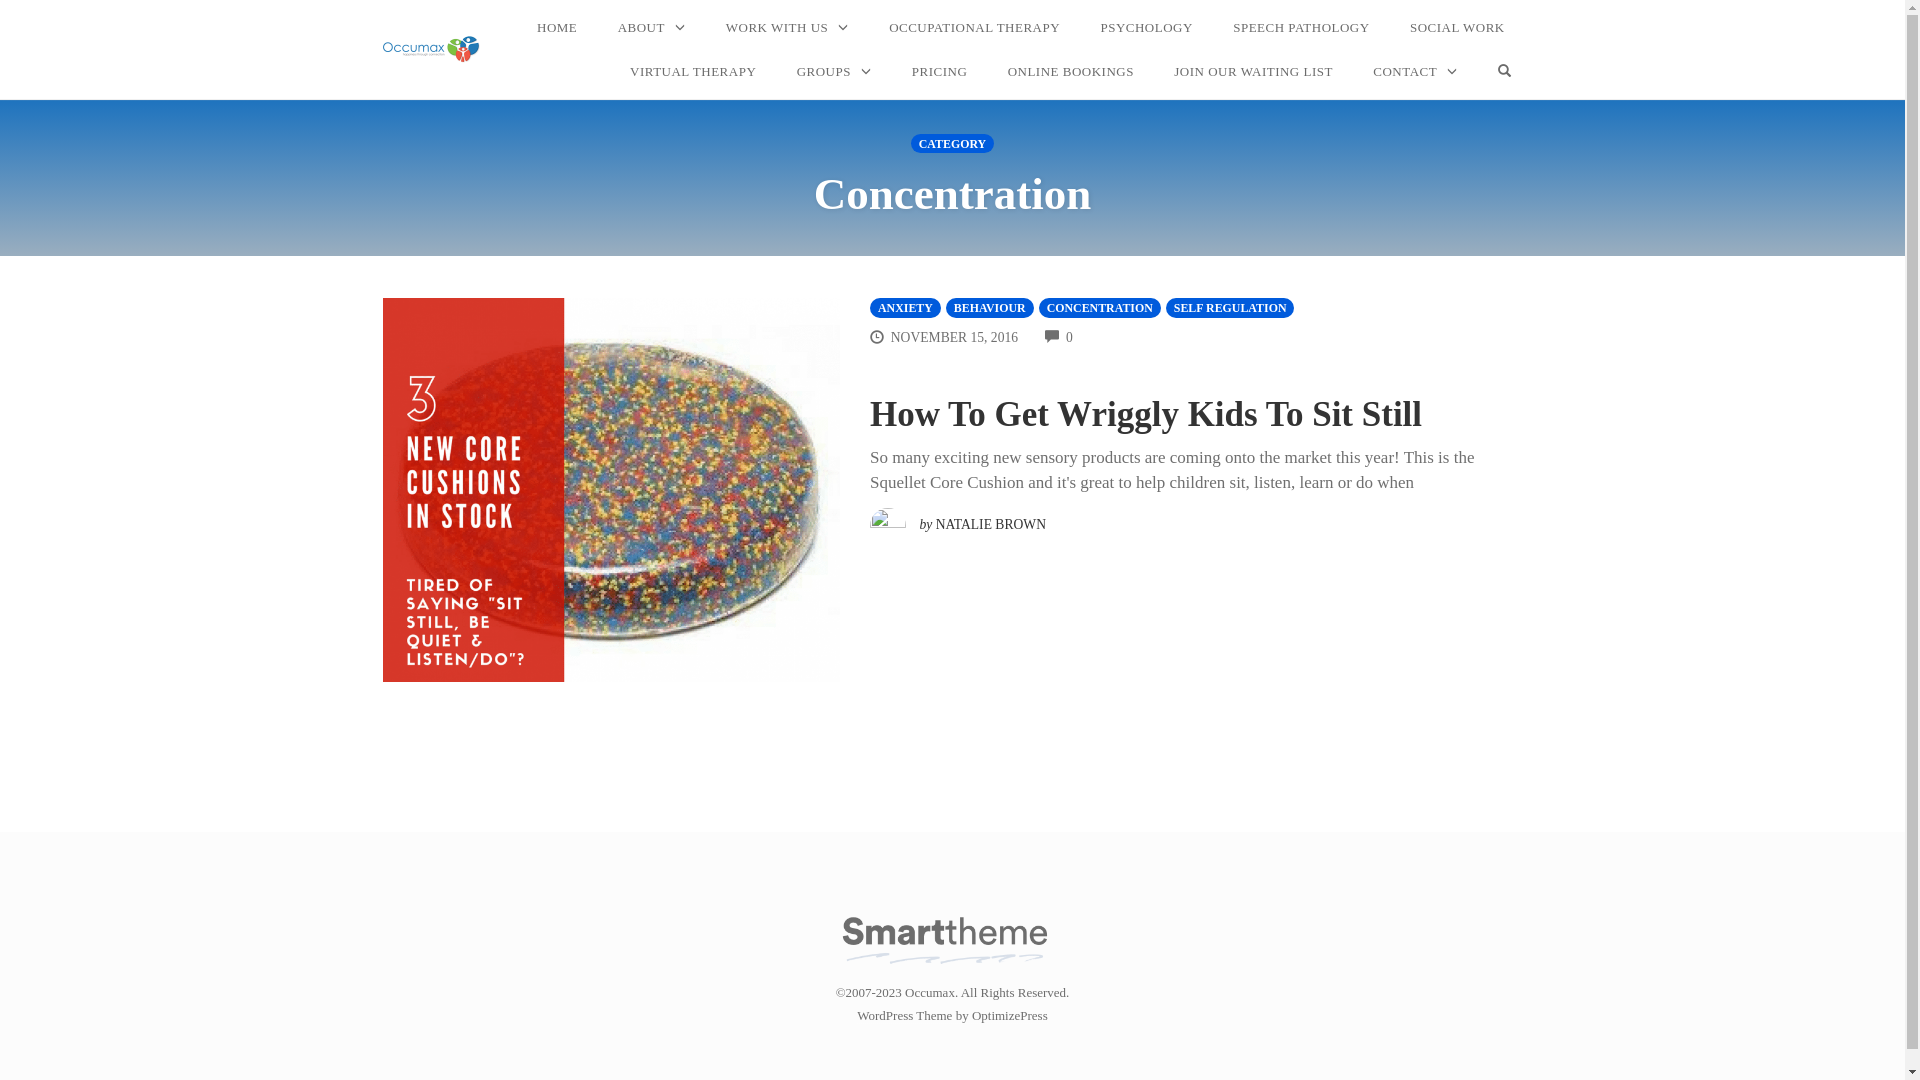  I want to click on 'JOIN OUR WAITING LIST', so click(1252, 71).